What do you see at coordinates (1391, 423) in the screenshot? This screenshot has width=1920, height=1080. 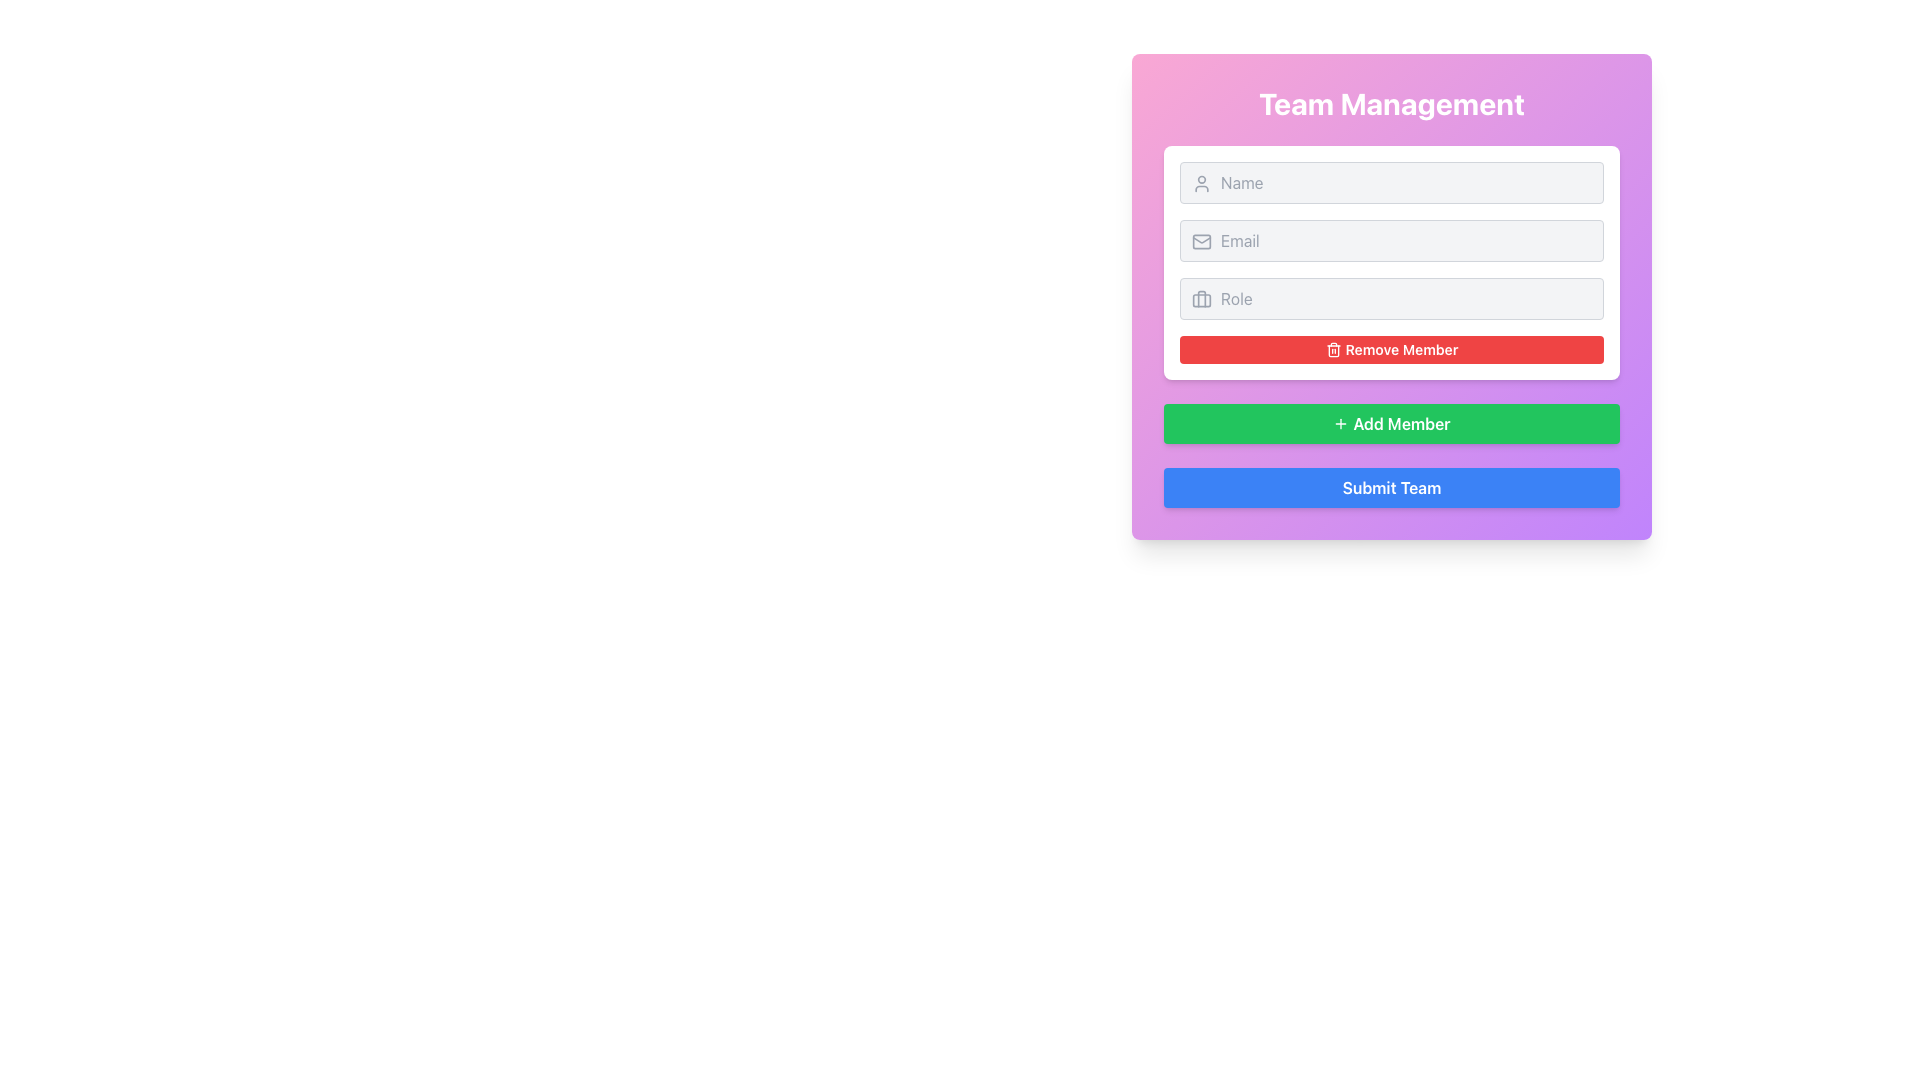 I see `the '+ Add Member' button with a vibrant green background and bold white text` at bounding box center [1391, 423].